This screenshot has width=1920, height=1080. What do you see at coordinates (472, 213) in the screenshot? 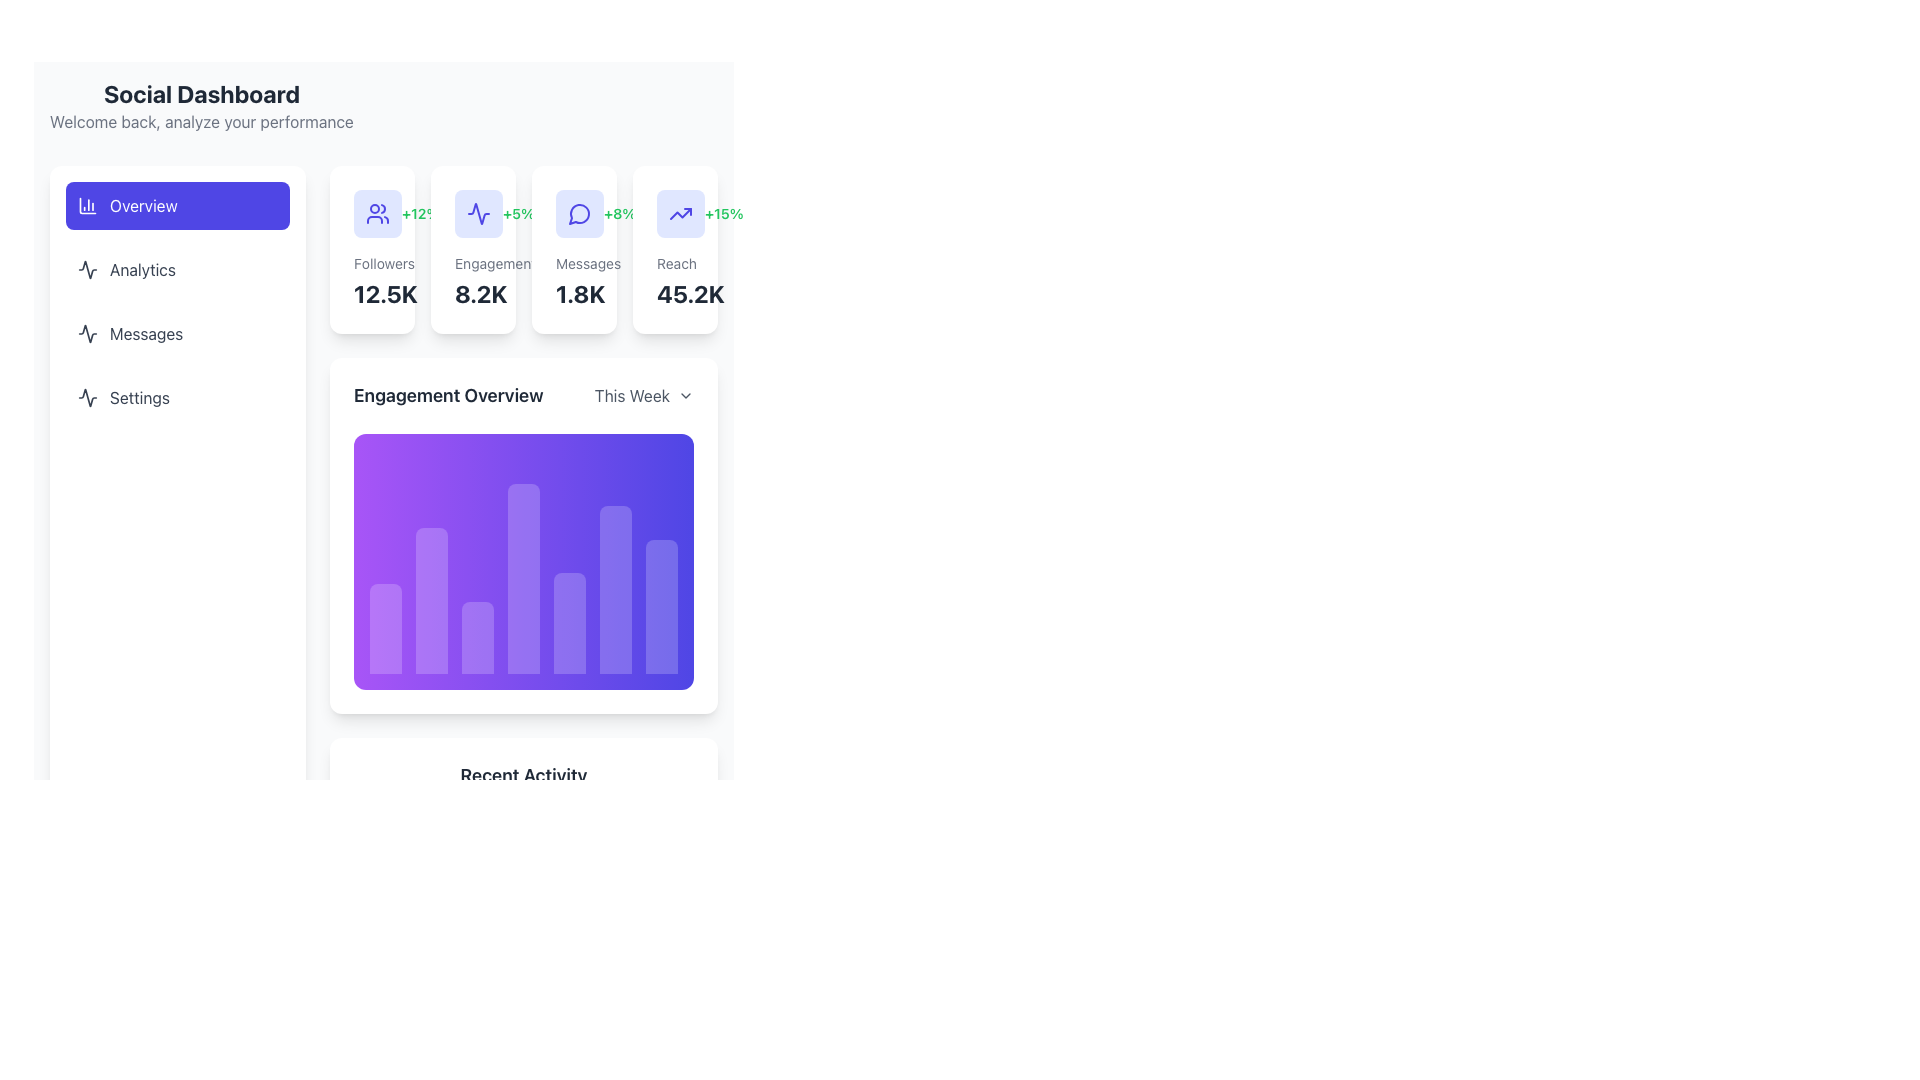
I see `the line chart wave icon in blue tone, which is the second item in the horizontal list of metric boxes on the dashboard page` at bounding box center [472, 213].